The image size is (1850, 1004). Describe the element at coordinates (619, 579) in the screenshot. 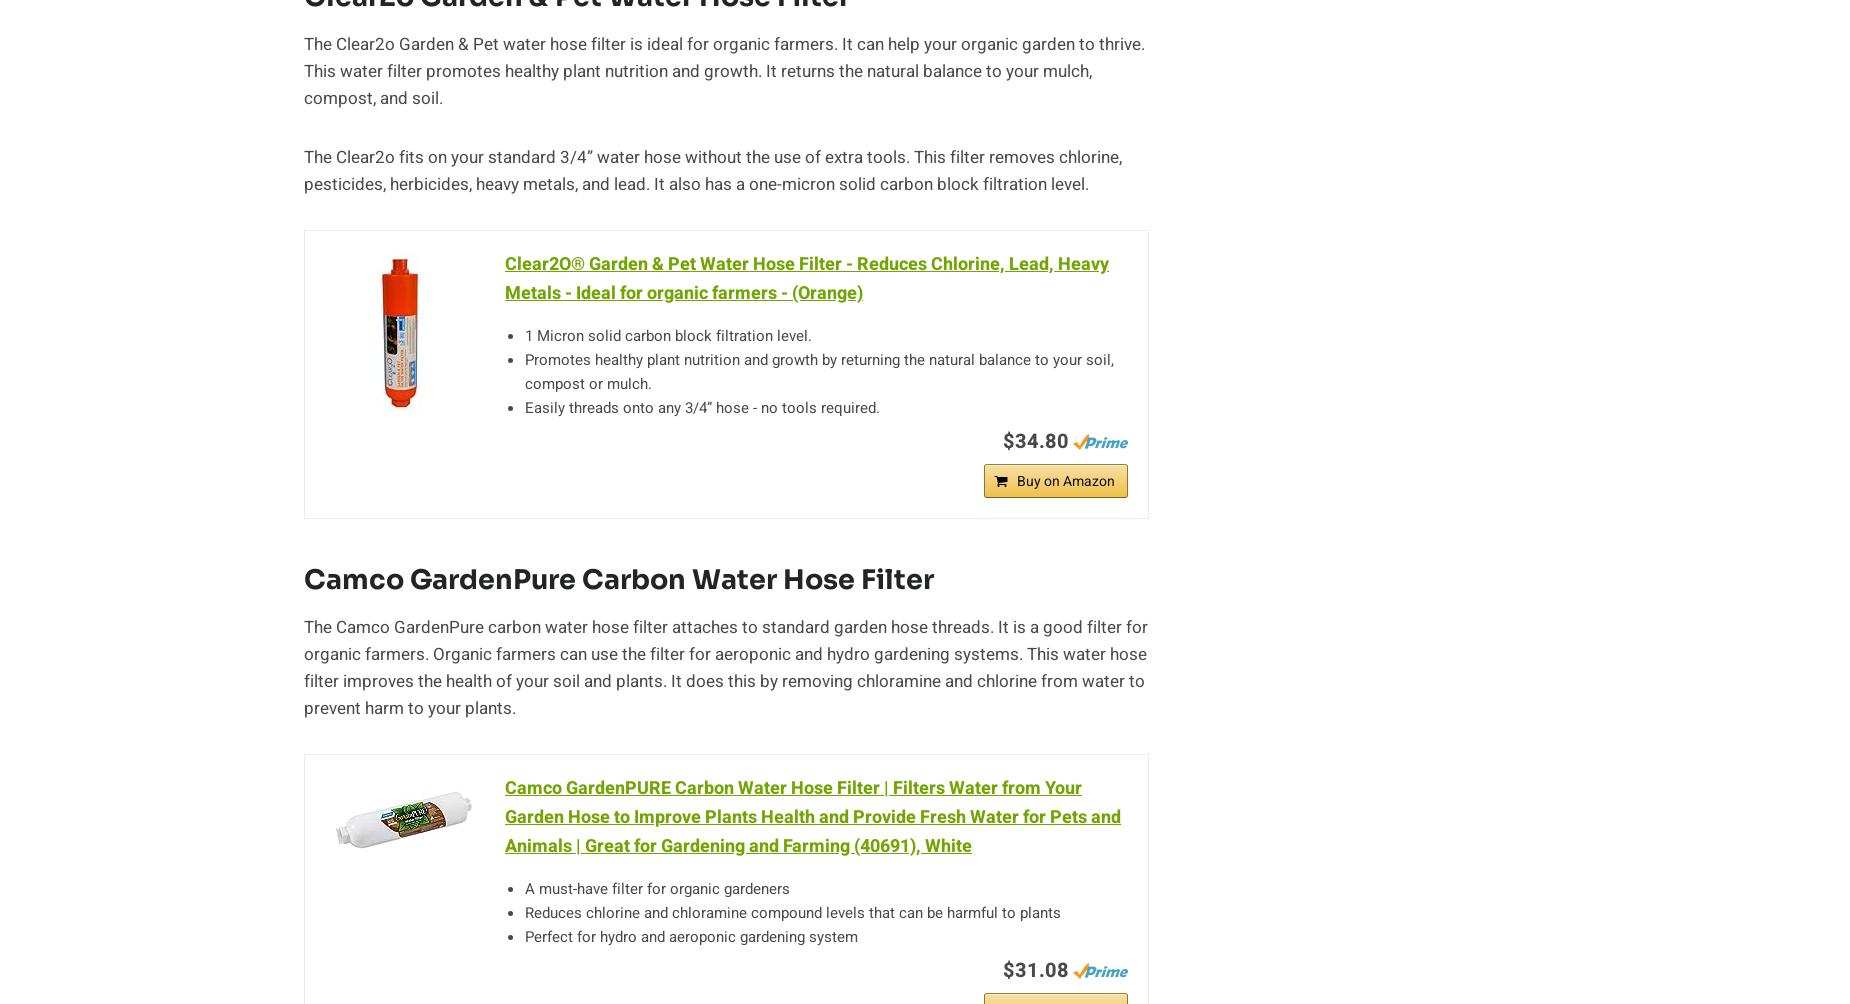

I see `'Camco GardenPure Carbon Water Hose Filter'` at that location.